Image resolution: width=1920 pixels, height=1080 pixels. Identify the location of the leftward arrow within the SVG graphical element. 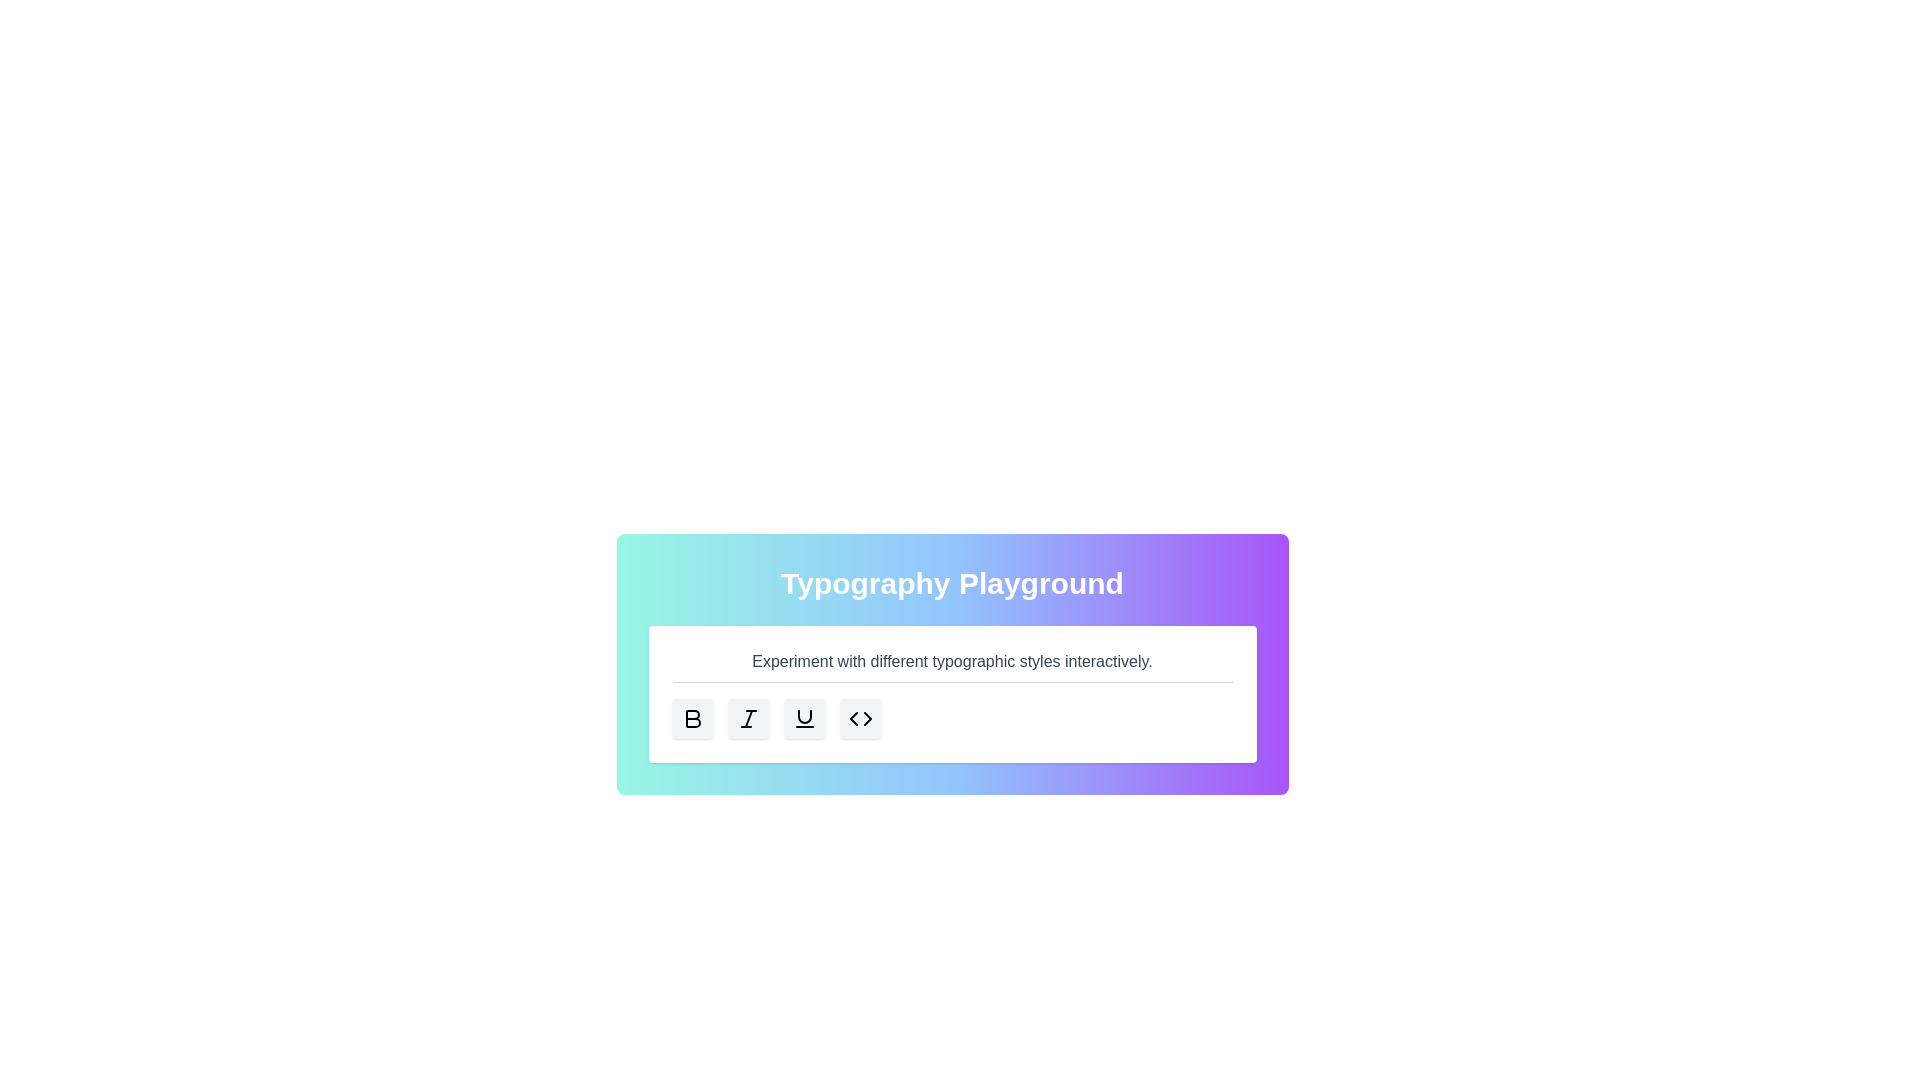
(853, 717).